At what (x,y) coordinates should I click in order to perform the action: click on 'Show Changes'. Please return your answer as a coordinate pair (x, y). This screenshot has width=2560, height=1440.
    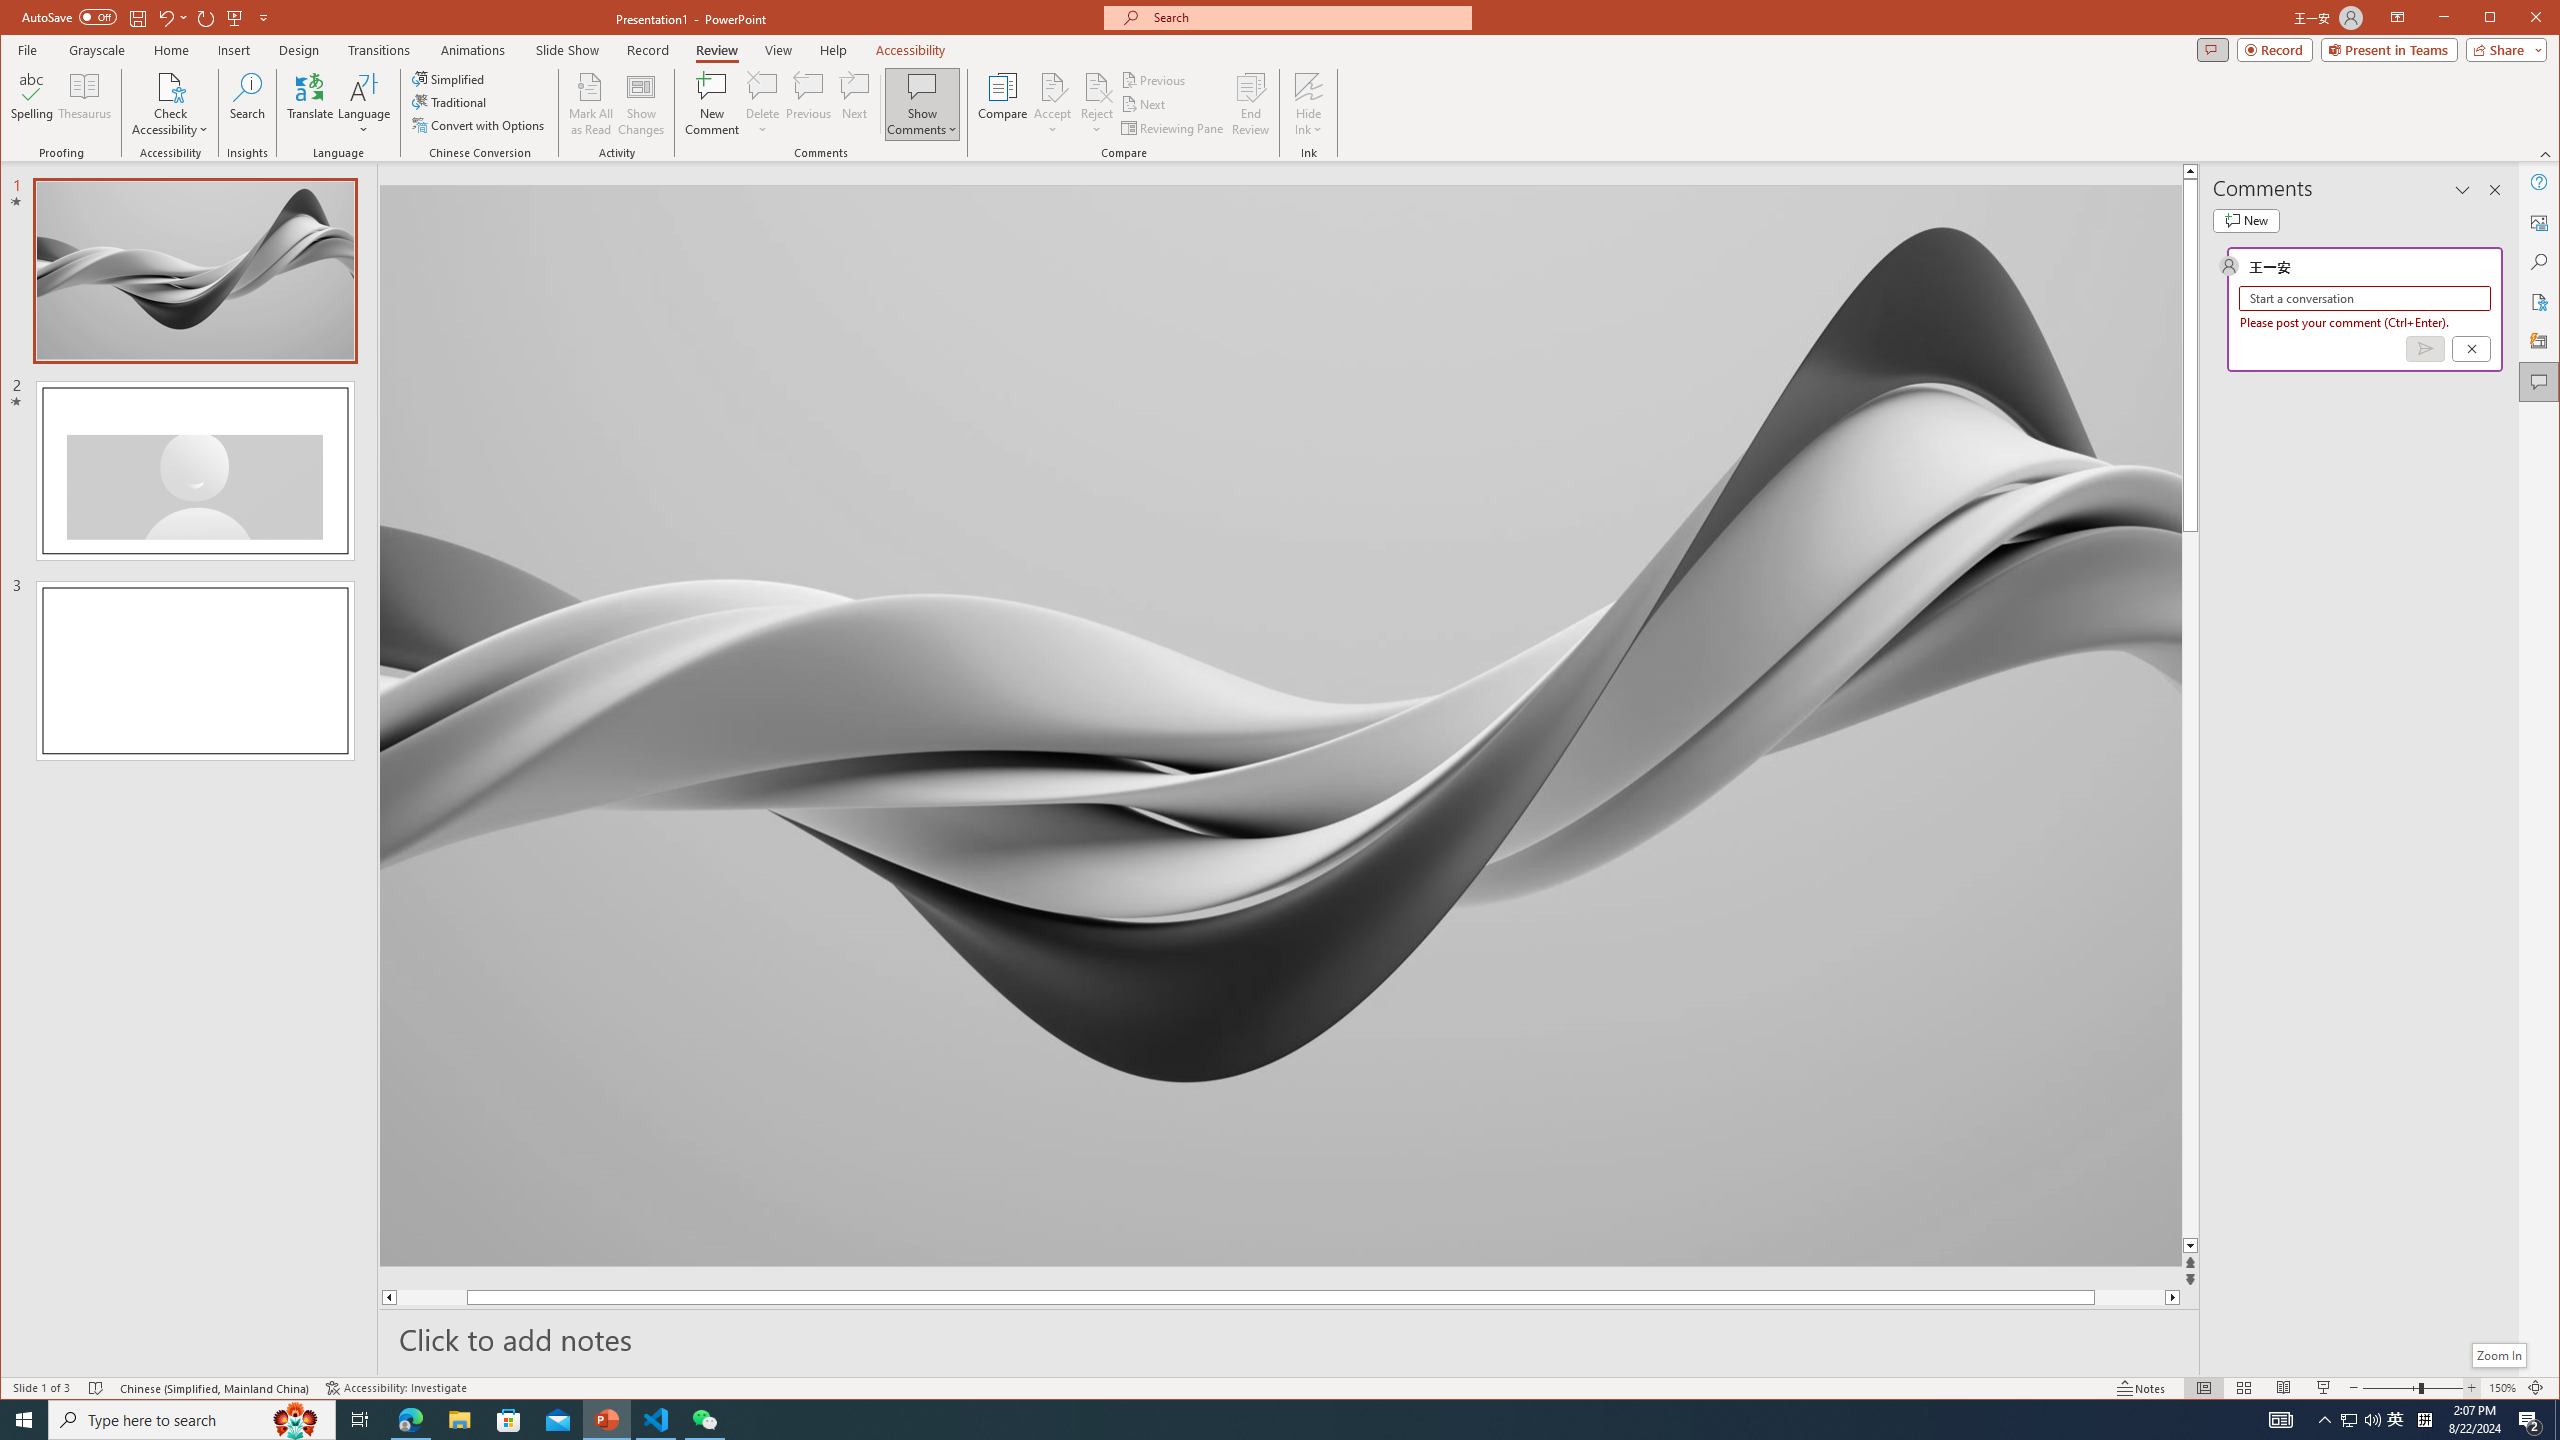
    Looking at the image, I should click on (641, 103).